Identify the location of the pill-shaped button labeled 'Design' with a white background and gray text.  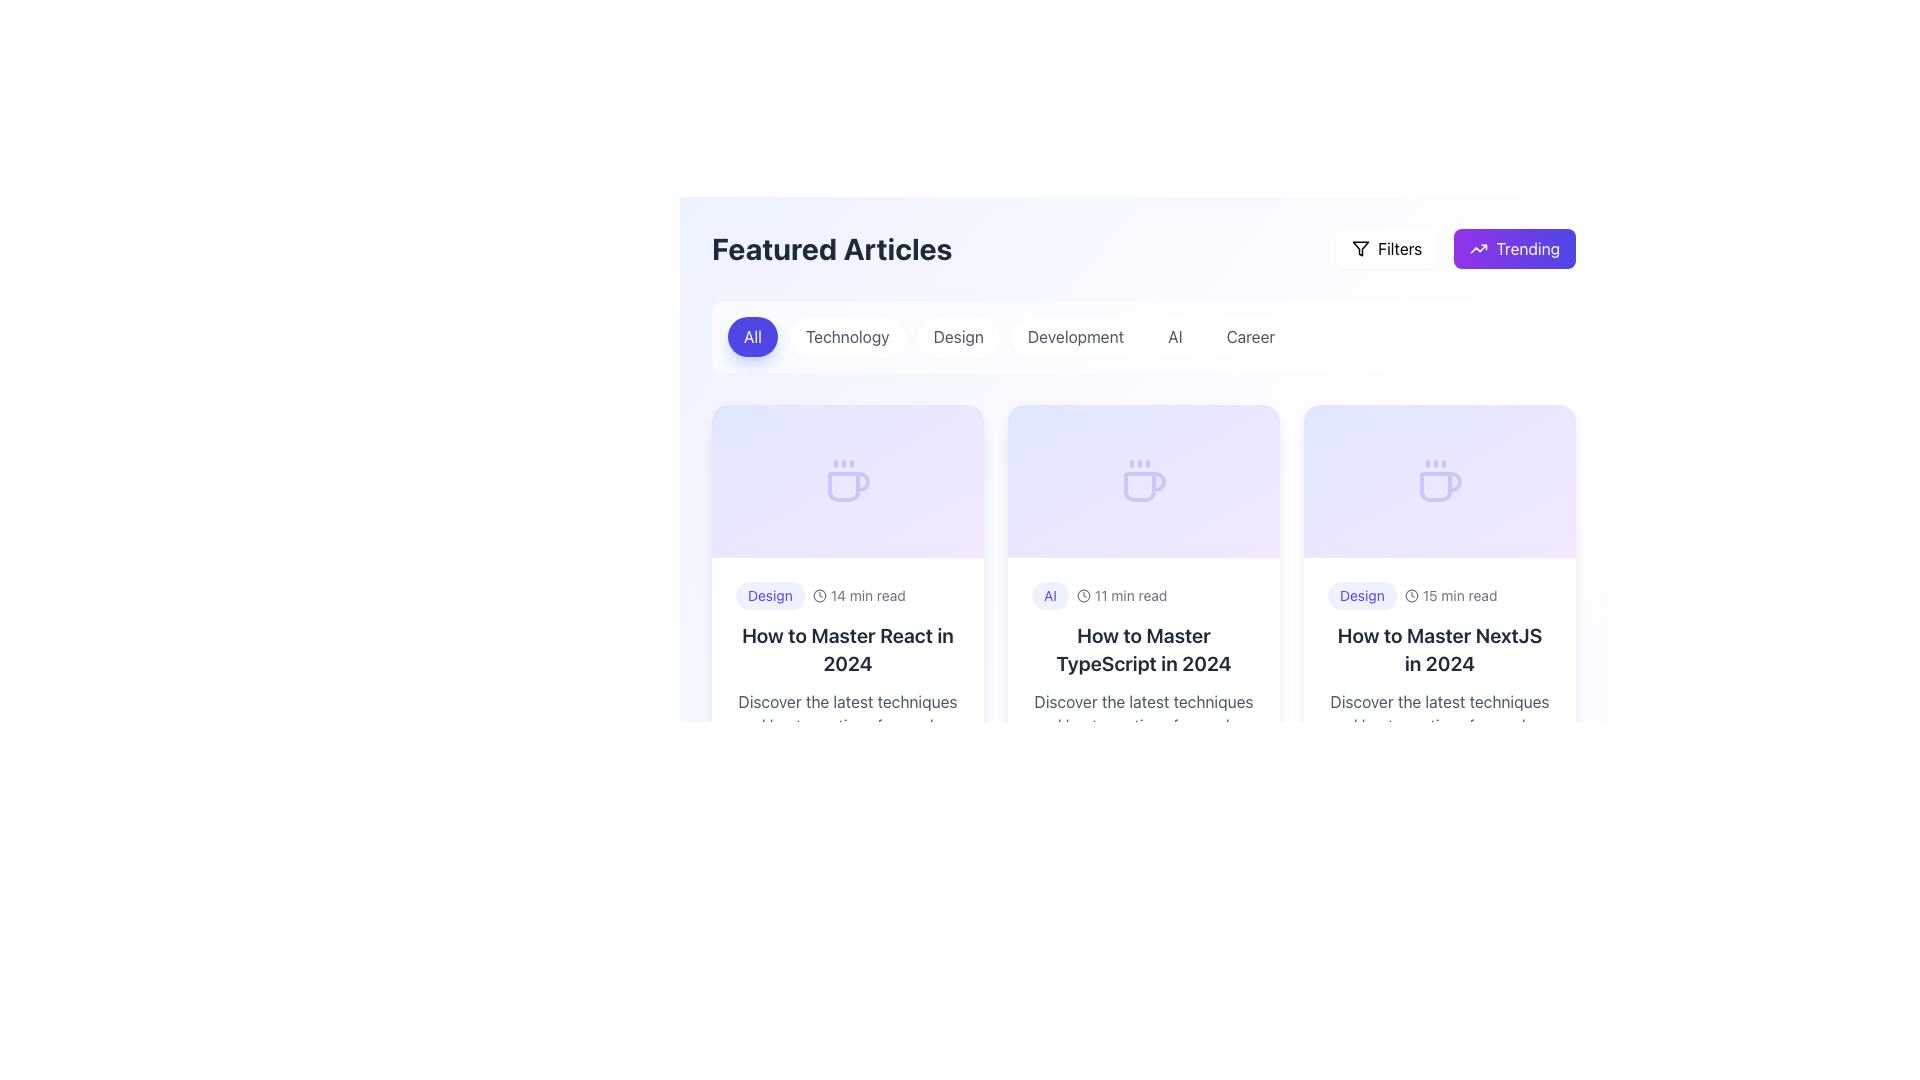
(957, 335).